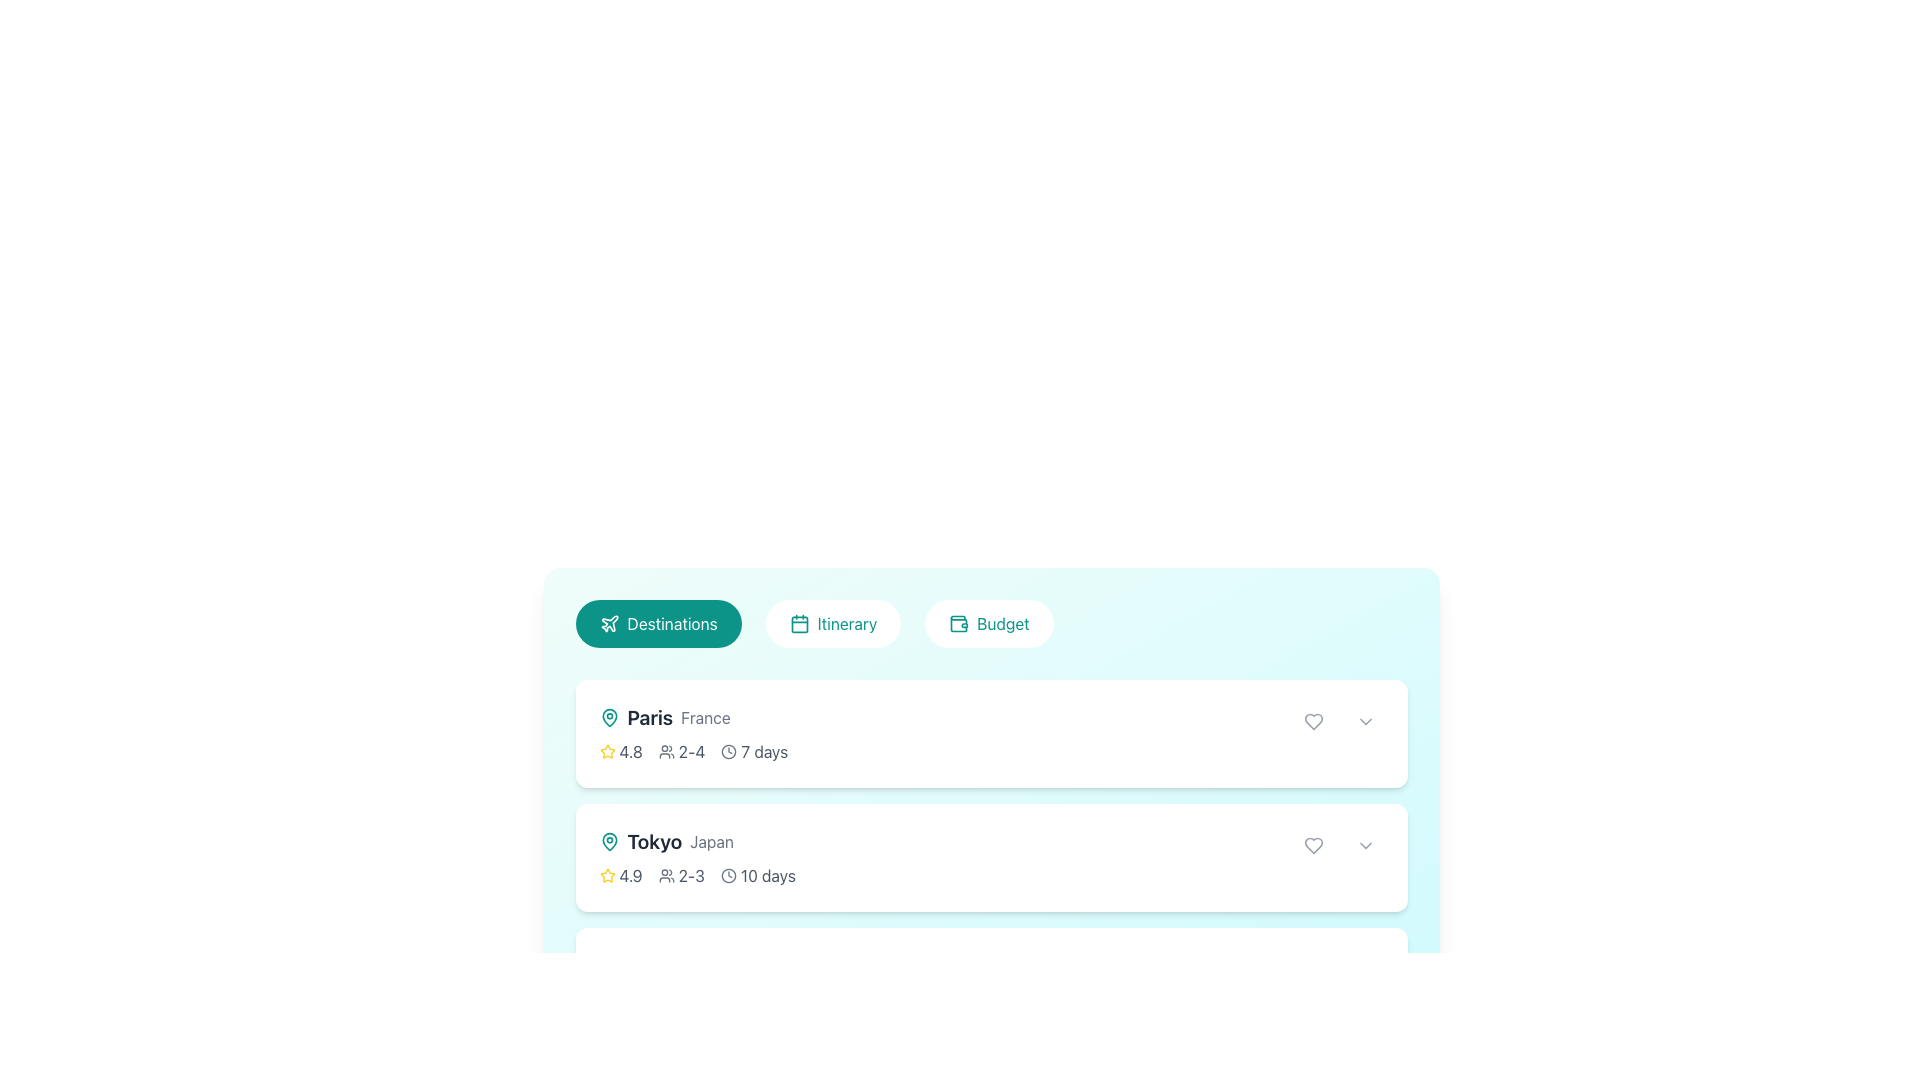 This screenshot has height=1080, width=1920. I want to click on the plane-styled graphical icon located within the 'Destinations' tab in the navigation bar, so click(608, 622).